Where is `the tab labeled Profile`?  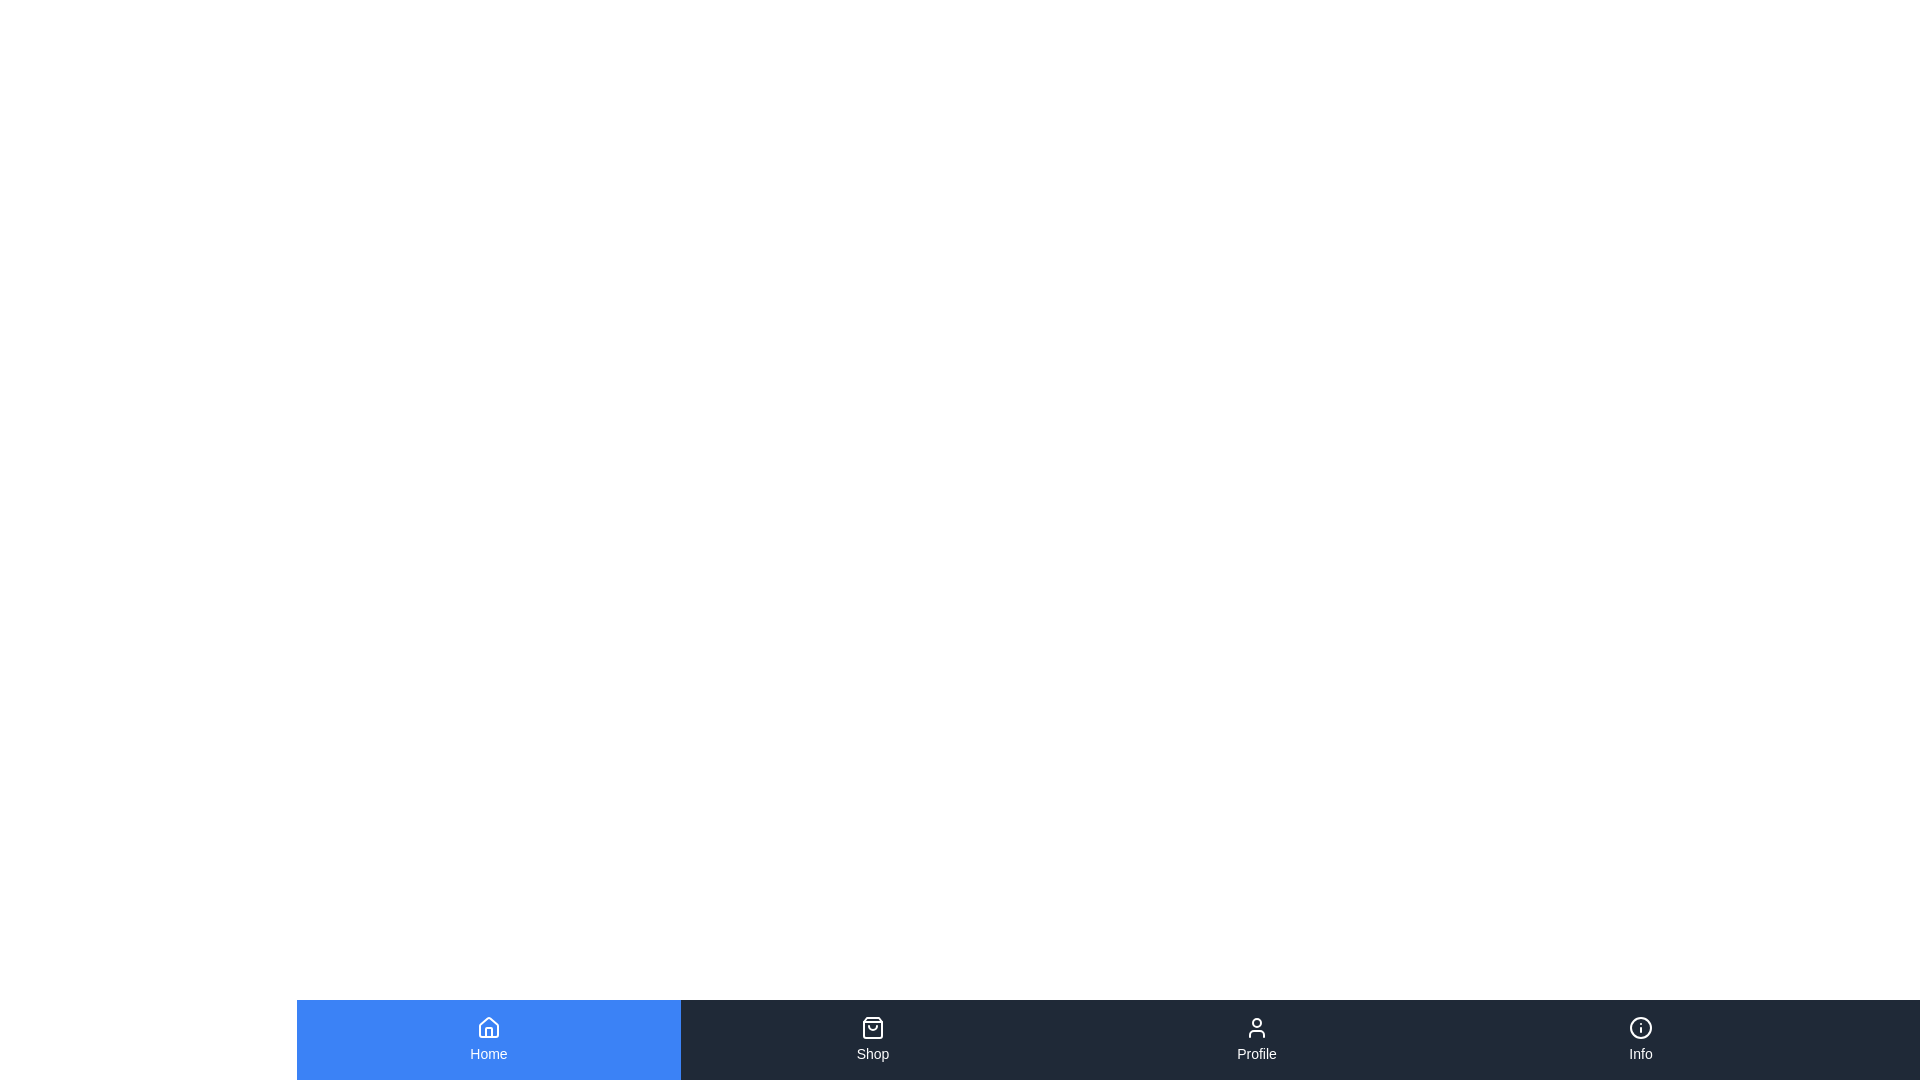 the tab labeled Profile is located at coordinates (1256, 1039).